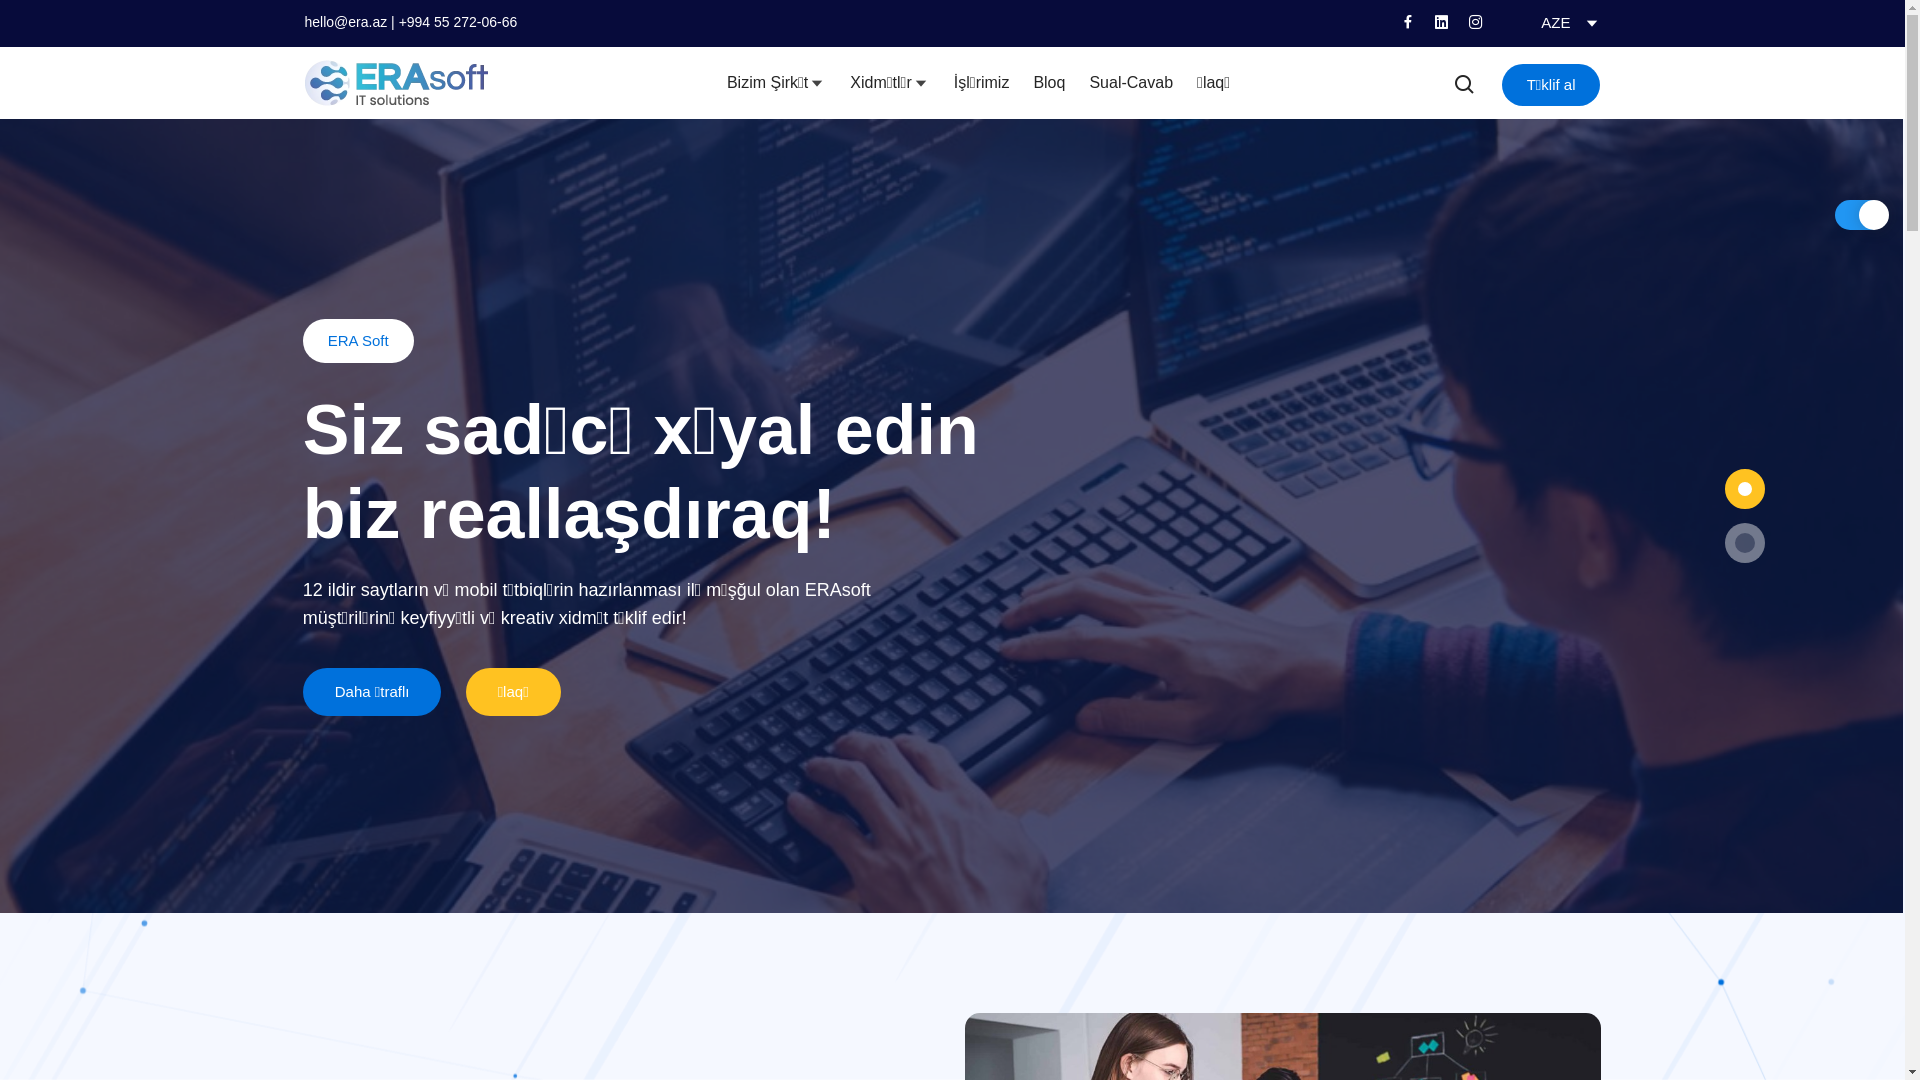  I want to click on '+994 55 272-06-66', so click(457, 22).